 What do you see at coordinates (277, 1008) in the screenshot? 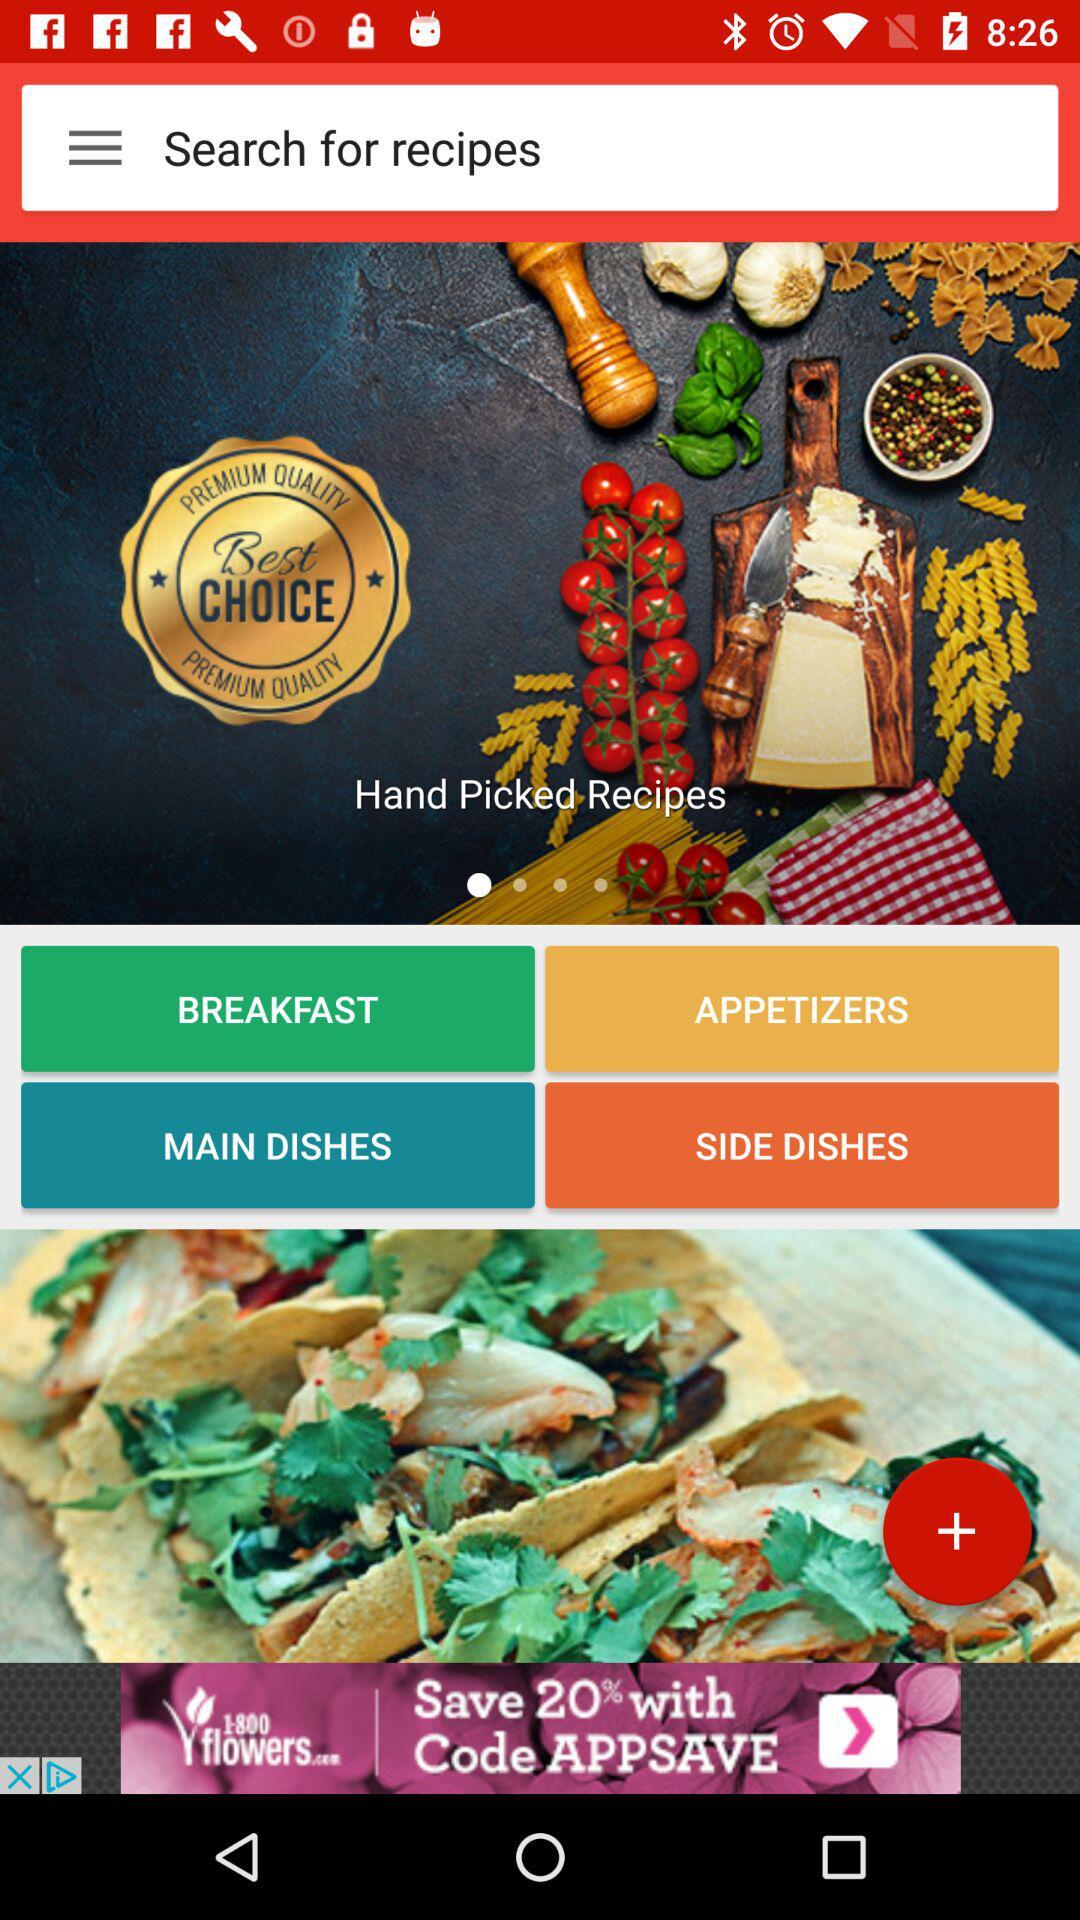
I see `the breakfast option` at bounding box center [277, 1008].